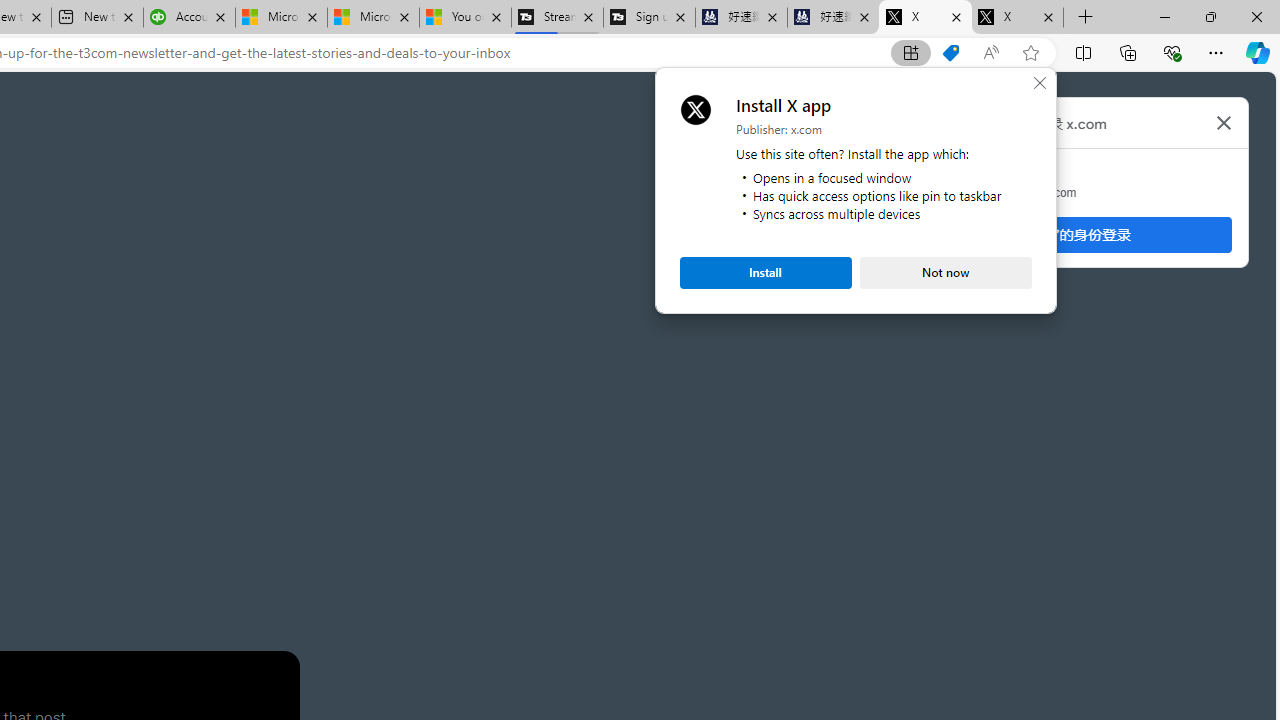 The image size is (1280, 720). What do you see at coordinates (1164, 16) in the screenshot?
I see `'Minimize'` at bounding box center [1164, 16].